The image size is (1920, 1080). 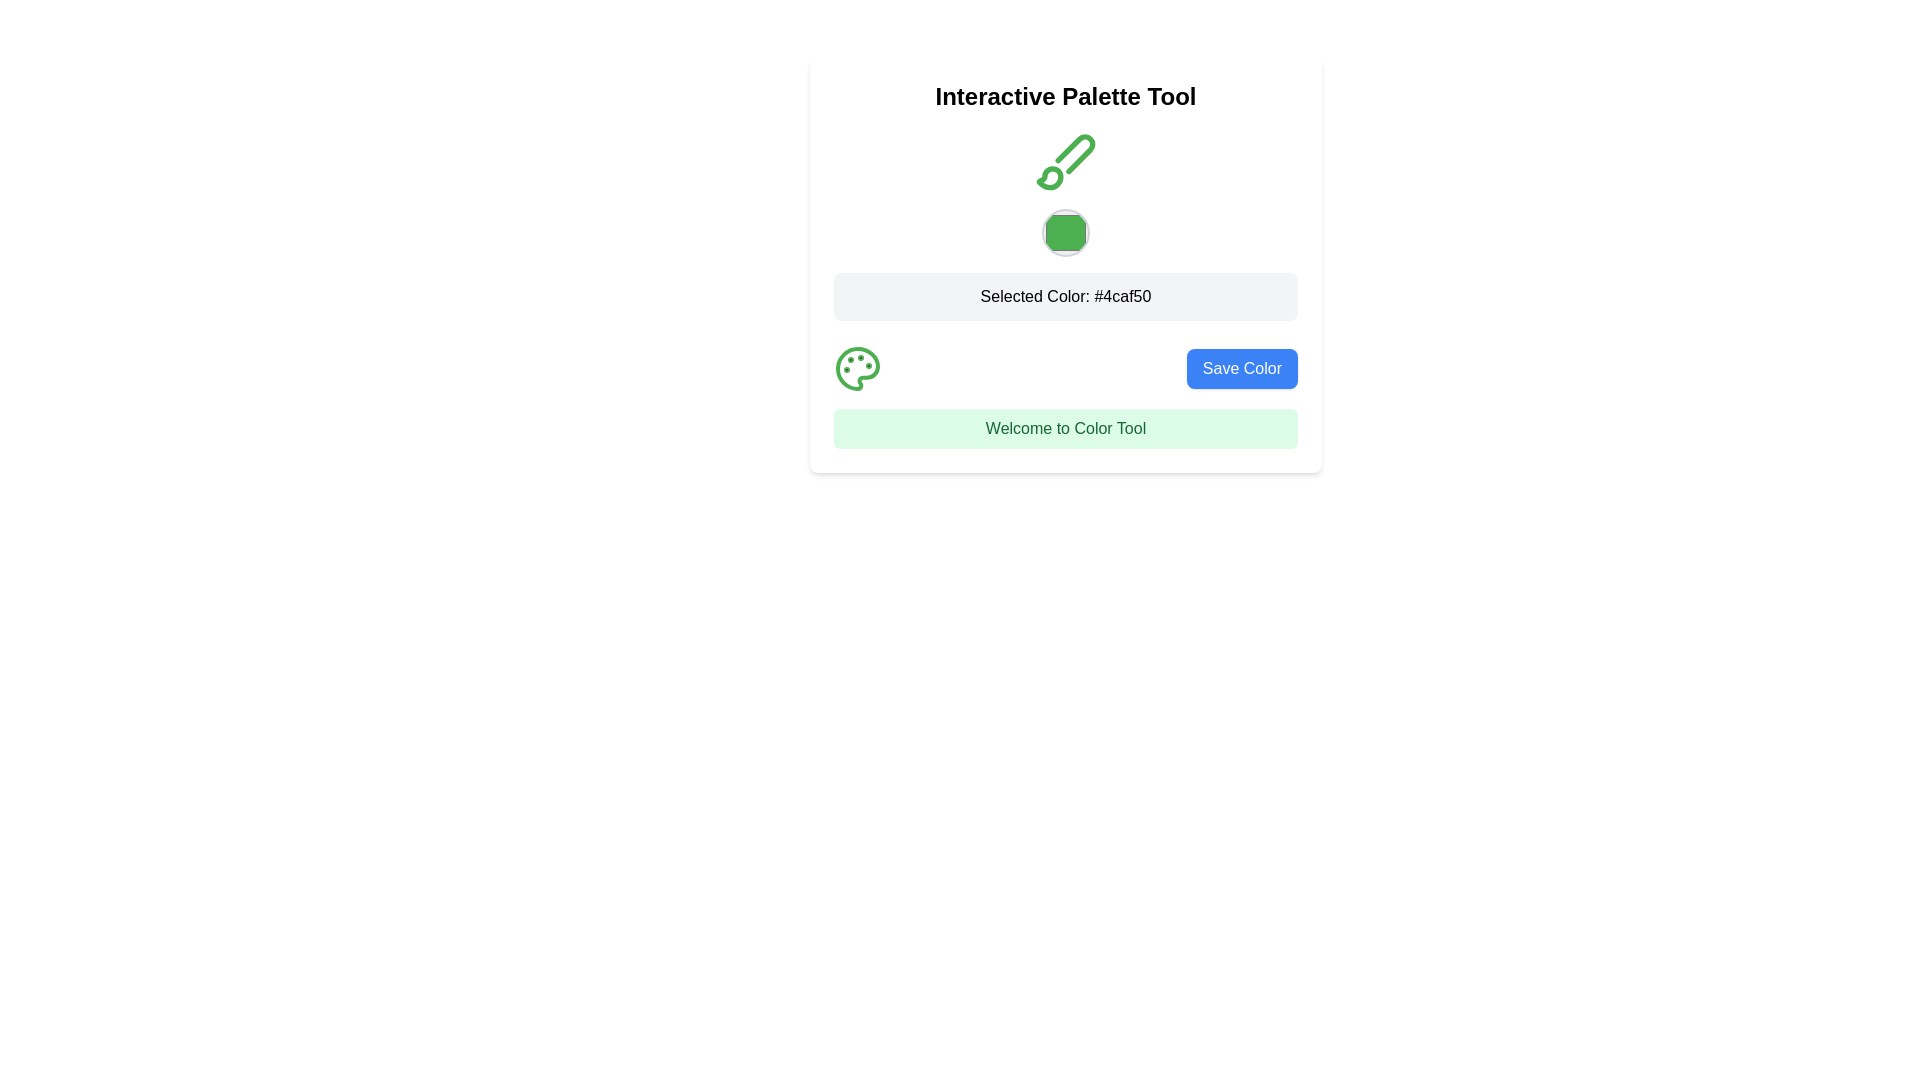 What do you see at coordinates (1064, 427) in the screenshot?
I see `the static text label that displays 'Welcome to Color Tool', which is styled in dark green and located near the bottom of the card interface` at bounding box center [1064, 427].